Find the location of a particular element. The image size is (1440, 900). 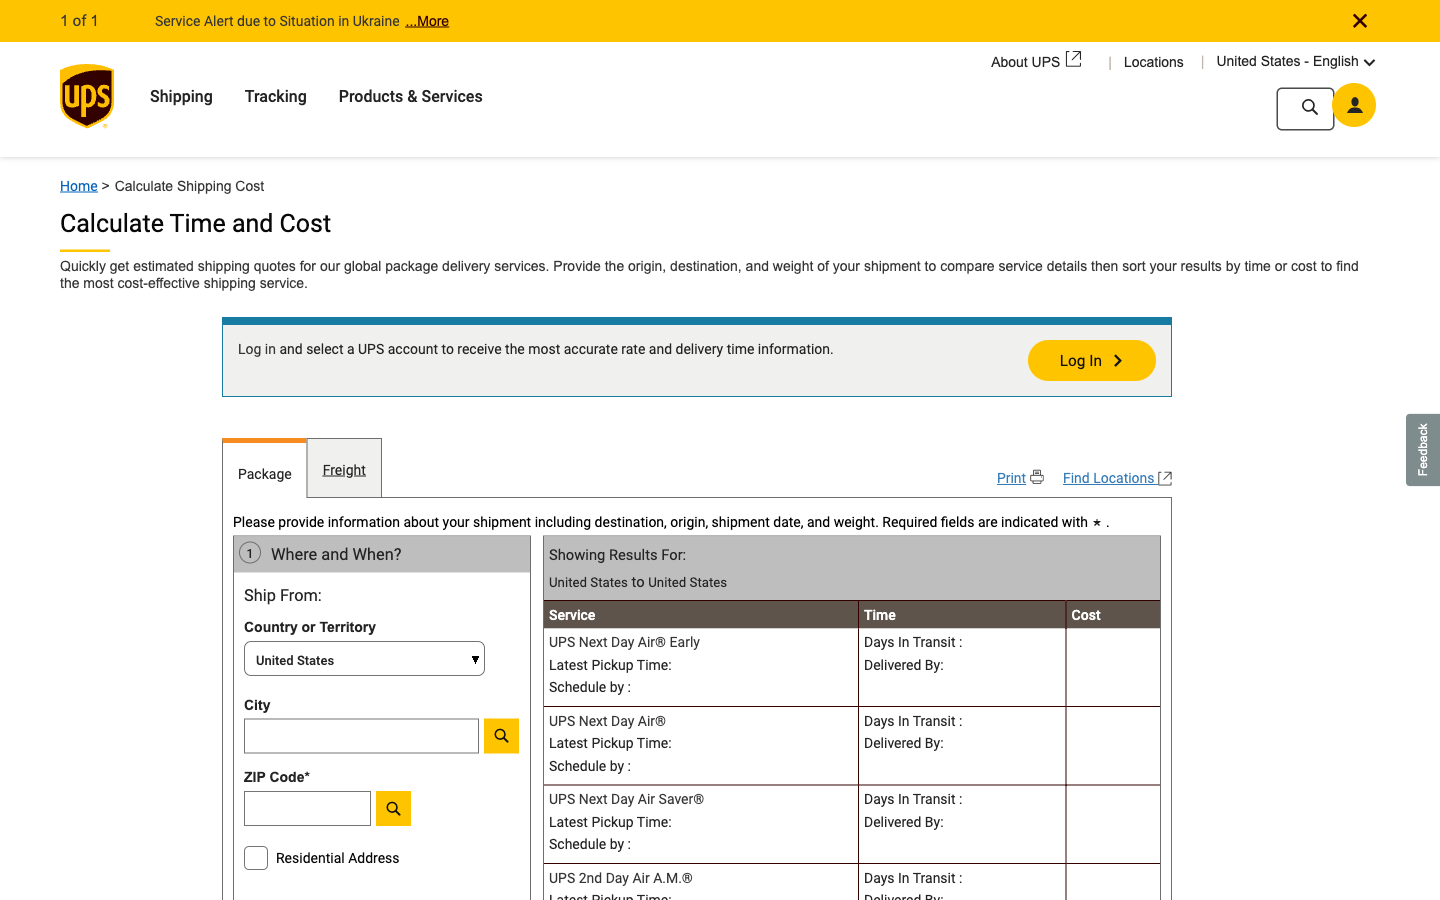

Duplicate the content from the "City" field is located at coordinates (363, 734).